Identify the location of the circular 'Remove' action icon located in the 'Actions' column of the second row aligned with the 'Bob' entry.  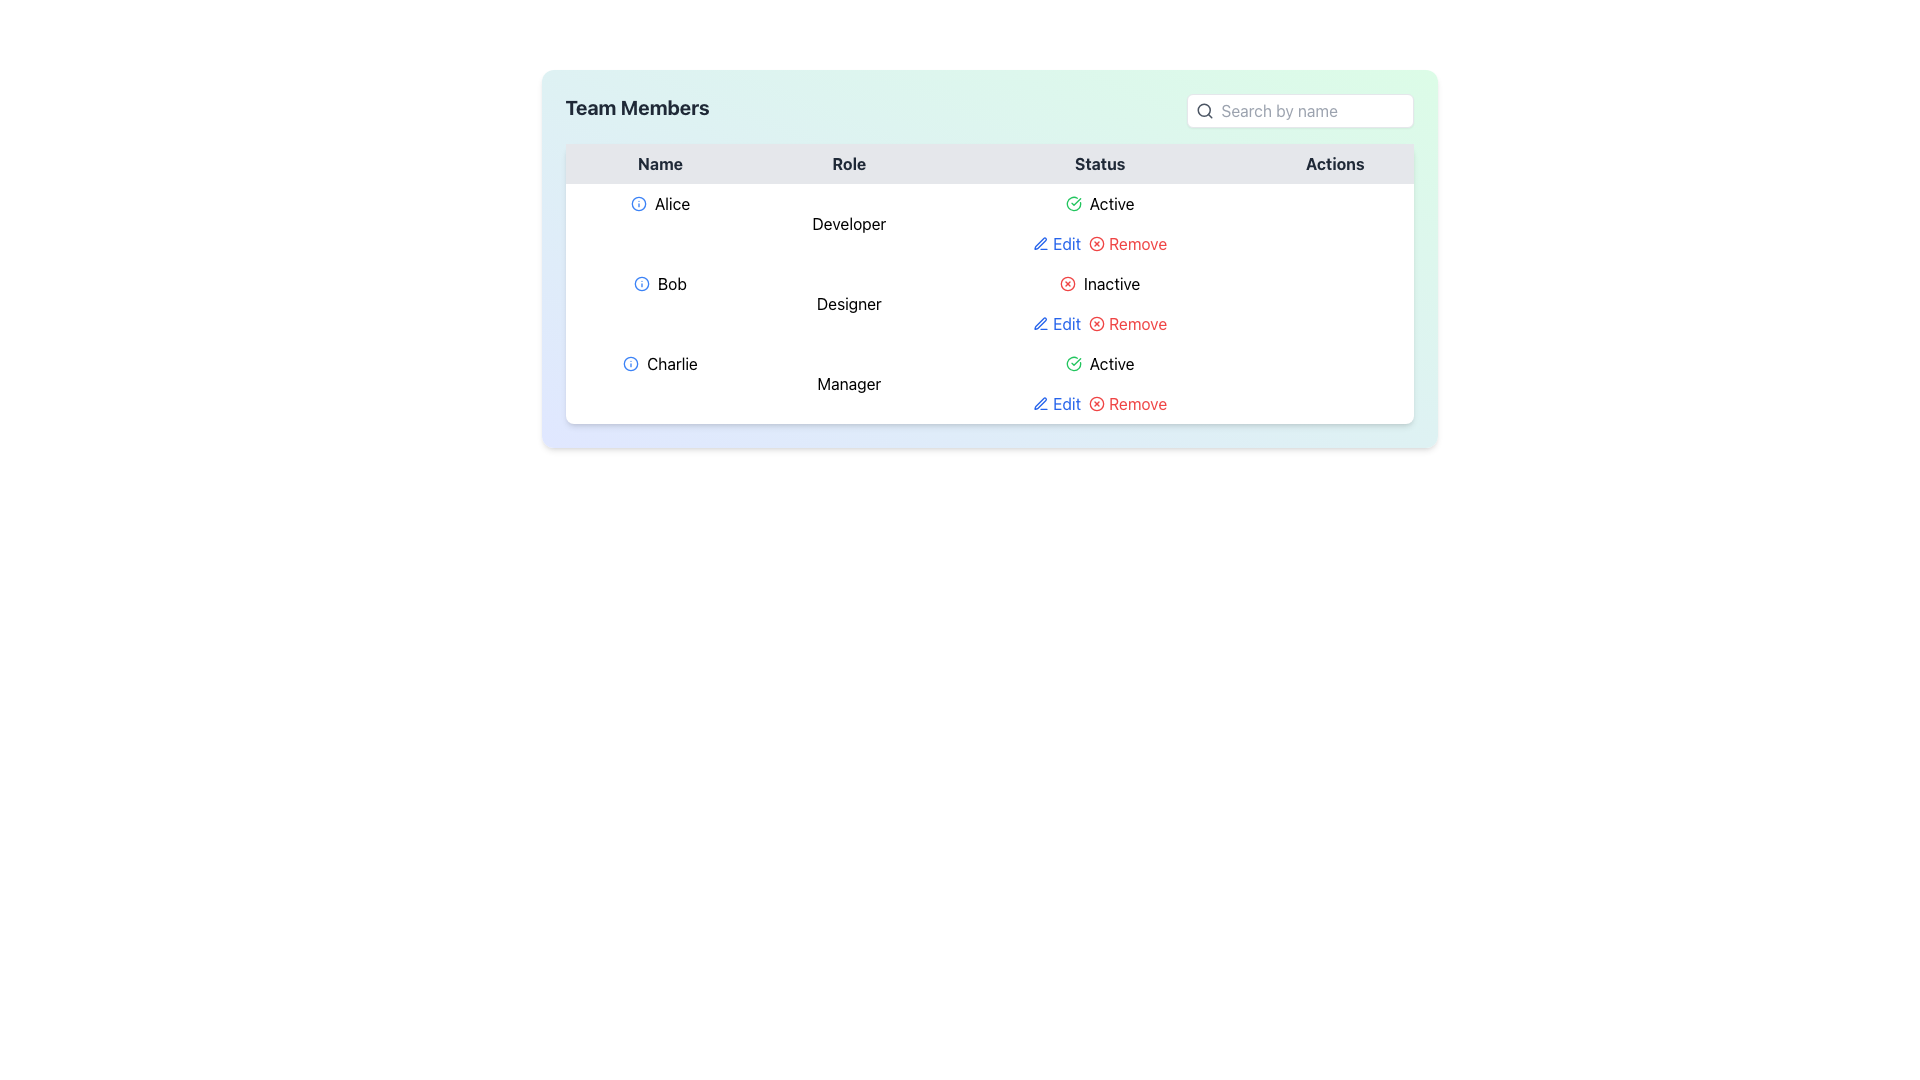
(1096, 323).